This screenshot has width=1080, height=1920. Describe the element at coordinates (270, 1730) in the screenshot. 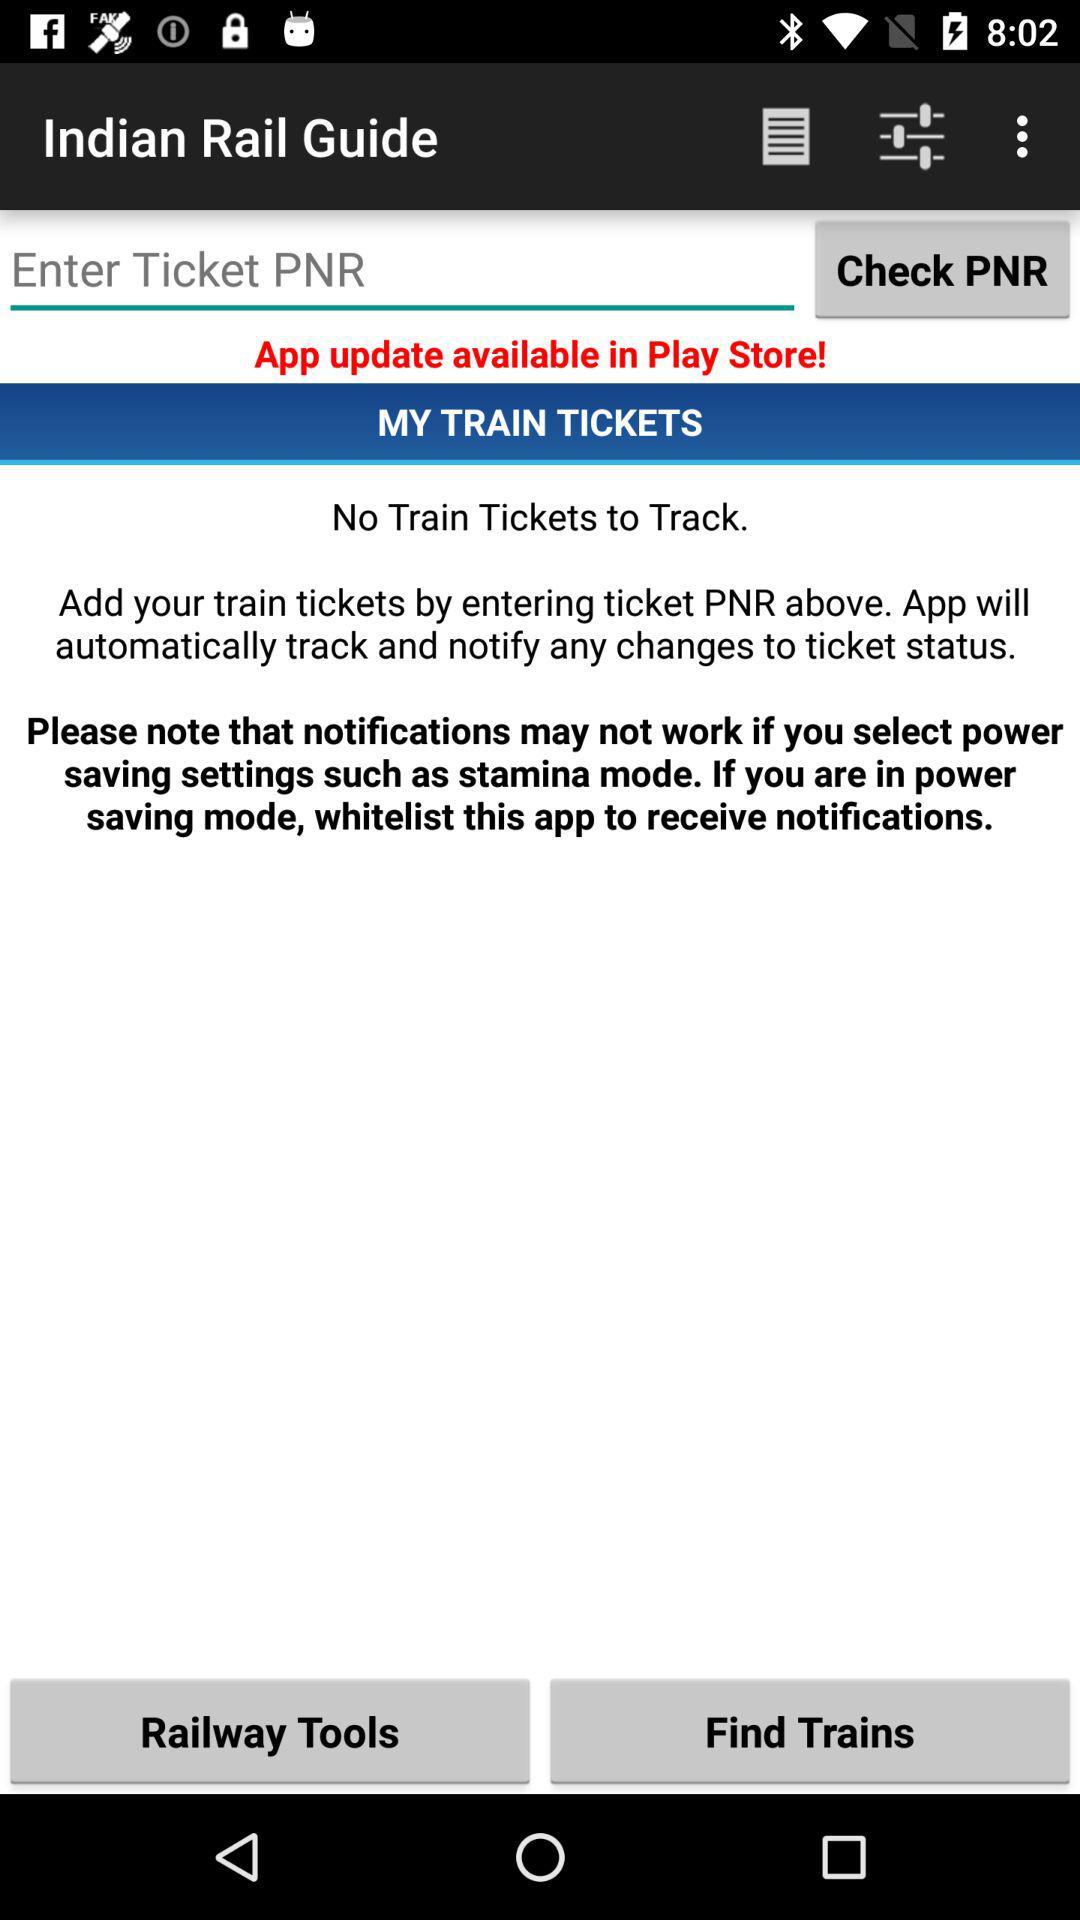

I see `icon at the bottom left corner` at that location.